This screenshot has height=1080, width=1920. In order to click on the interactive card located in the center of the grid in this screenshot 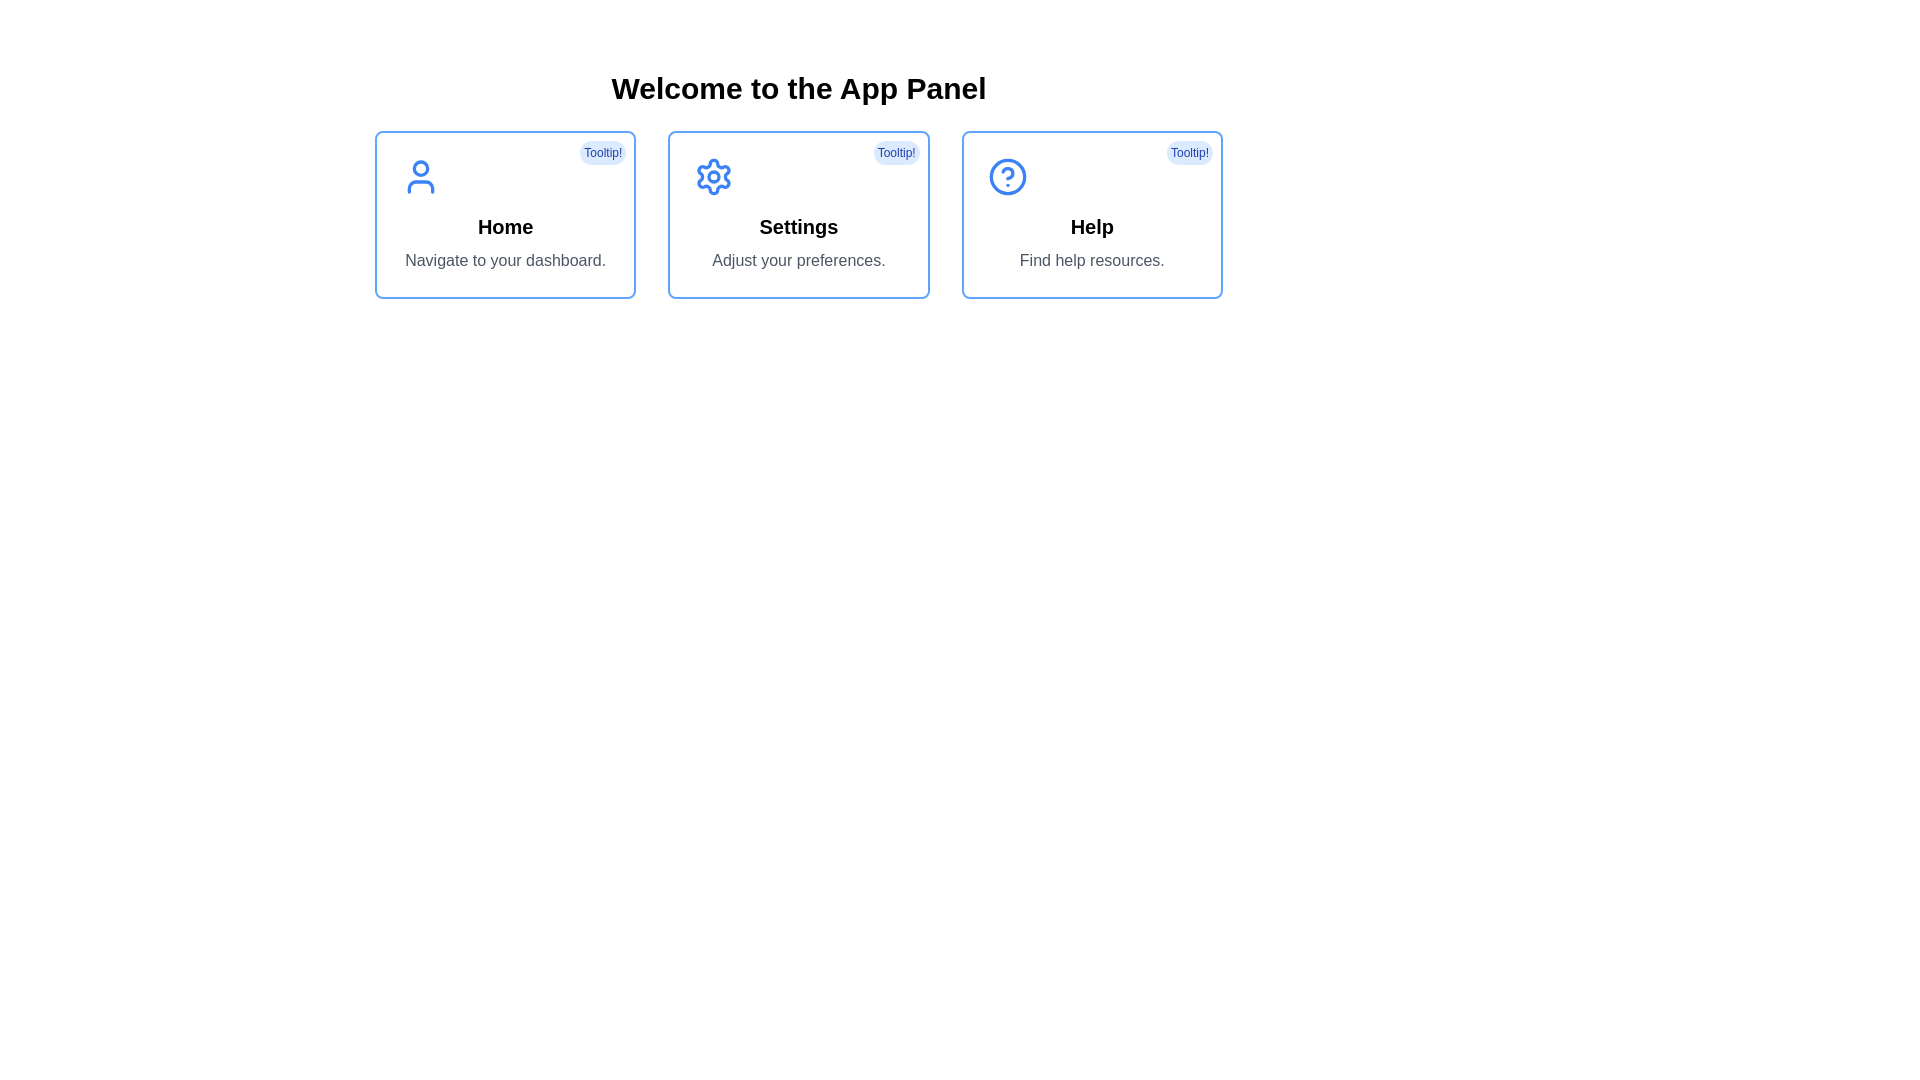, I will do `click(797, 215)`.